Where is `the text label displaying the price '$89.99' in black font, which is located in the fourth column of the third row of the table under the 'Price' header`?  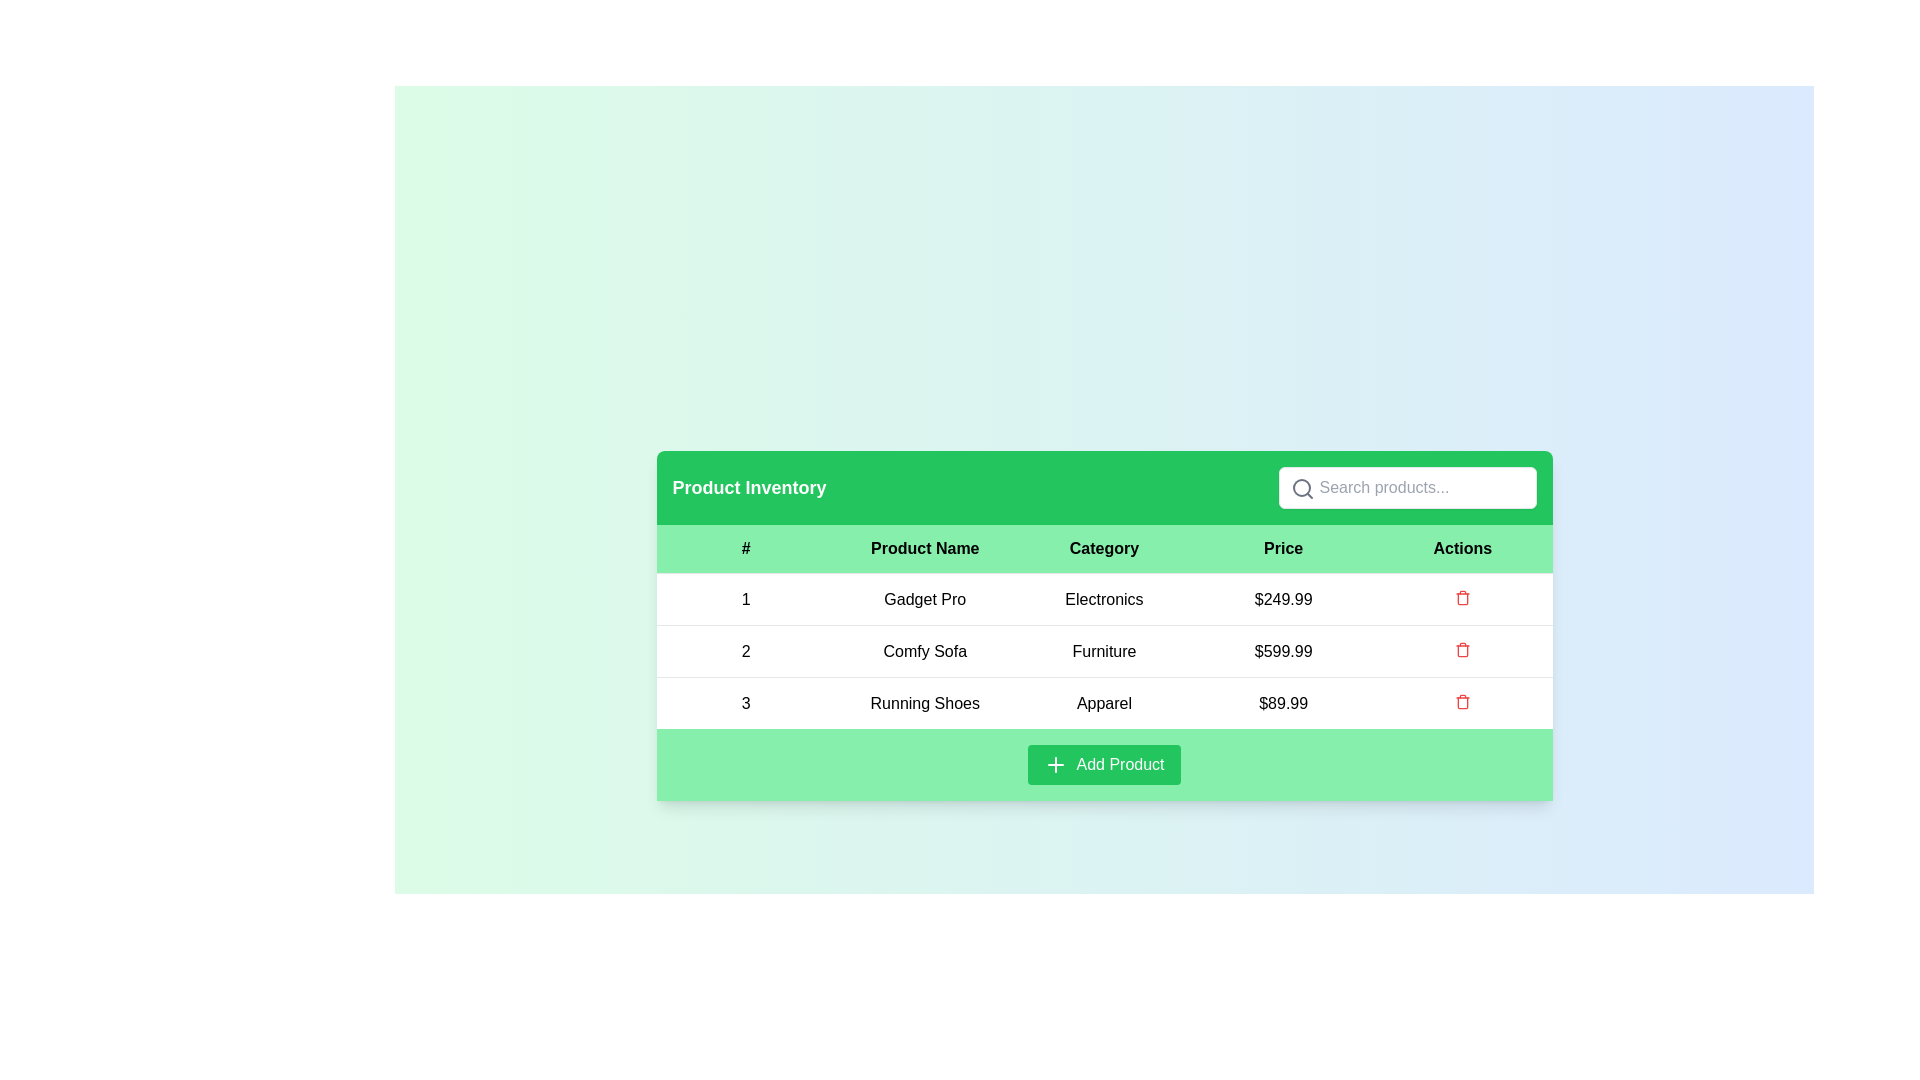
the text label displaying the price '$89.99' in black font, which is located in the fourth column of the third row of the table under the 'Price' header is located at coordinates (1283, 702).